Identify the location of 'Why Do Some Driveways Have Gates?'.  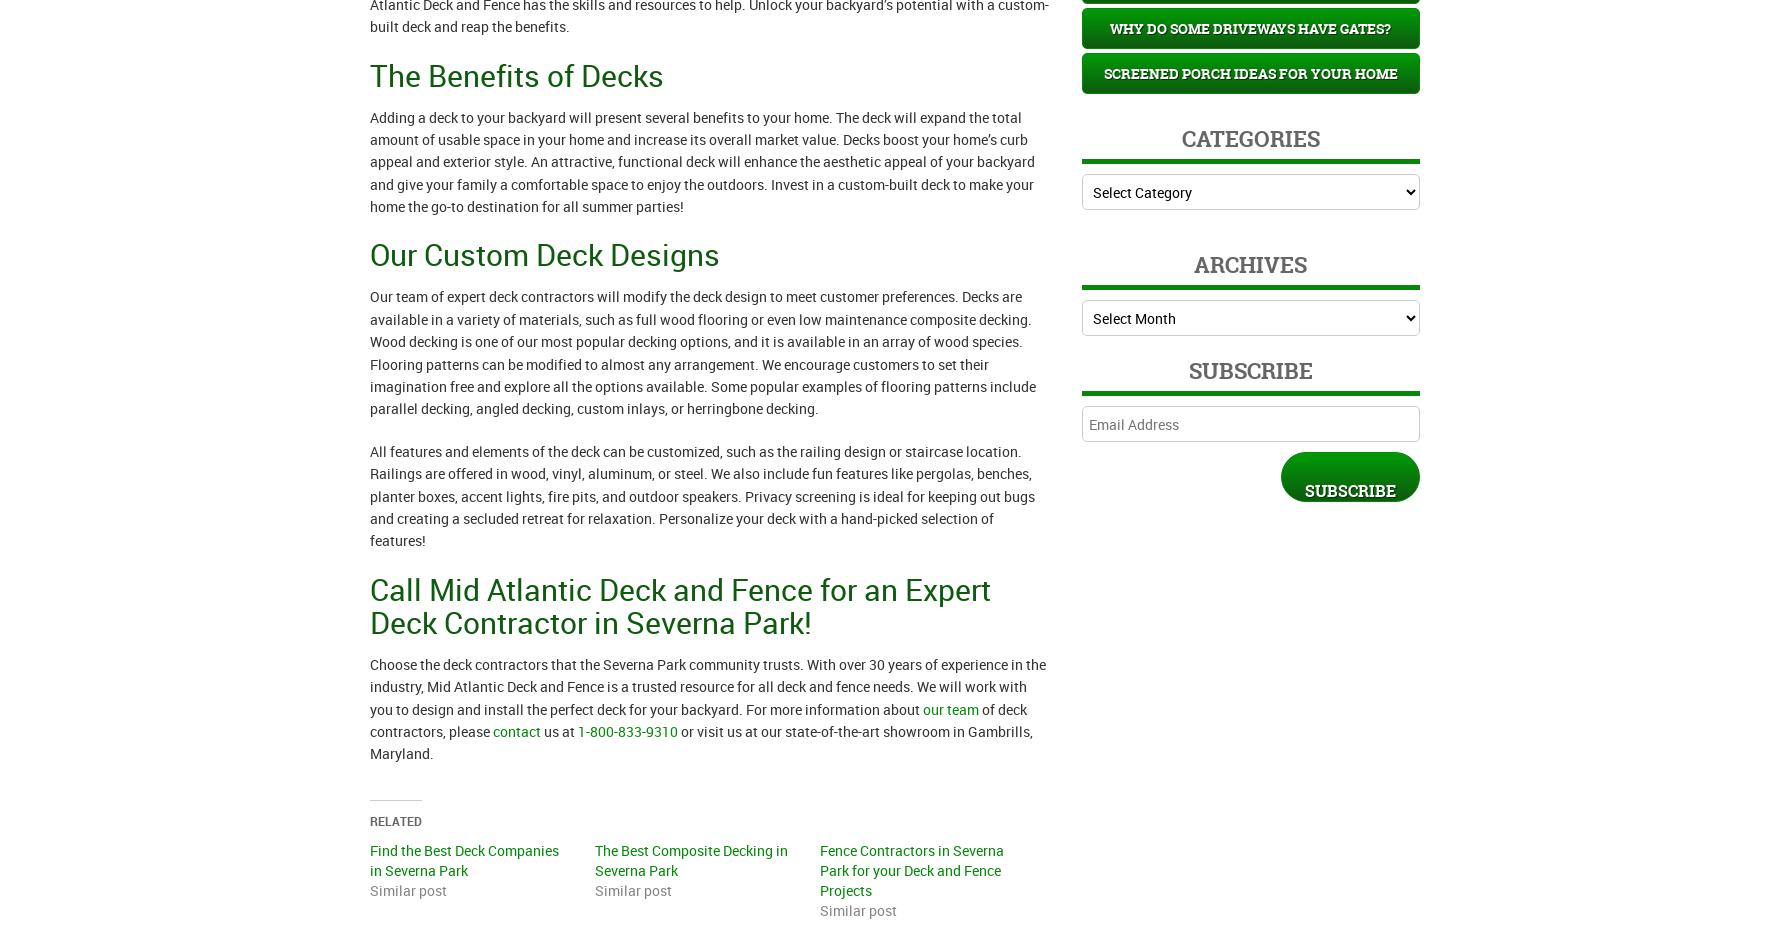
(1250, 27).